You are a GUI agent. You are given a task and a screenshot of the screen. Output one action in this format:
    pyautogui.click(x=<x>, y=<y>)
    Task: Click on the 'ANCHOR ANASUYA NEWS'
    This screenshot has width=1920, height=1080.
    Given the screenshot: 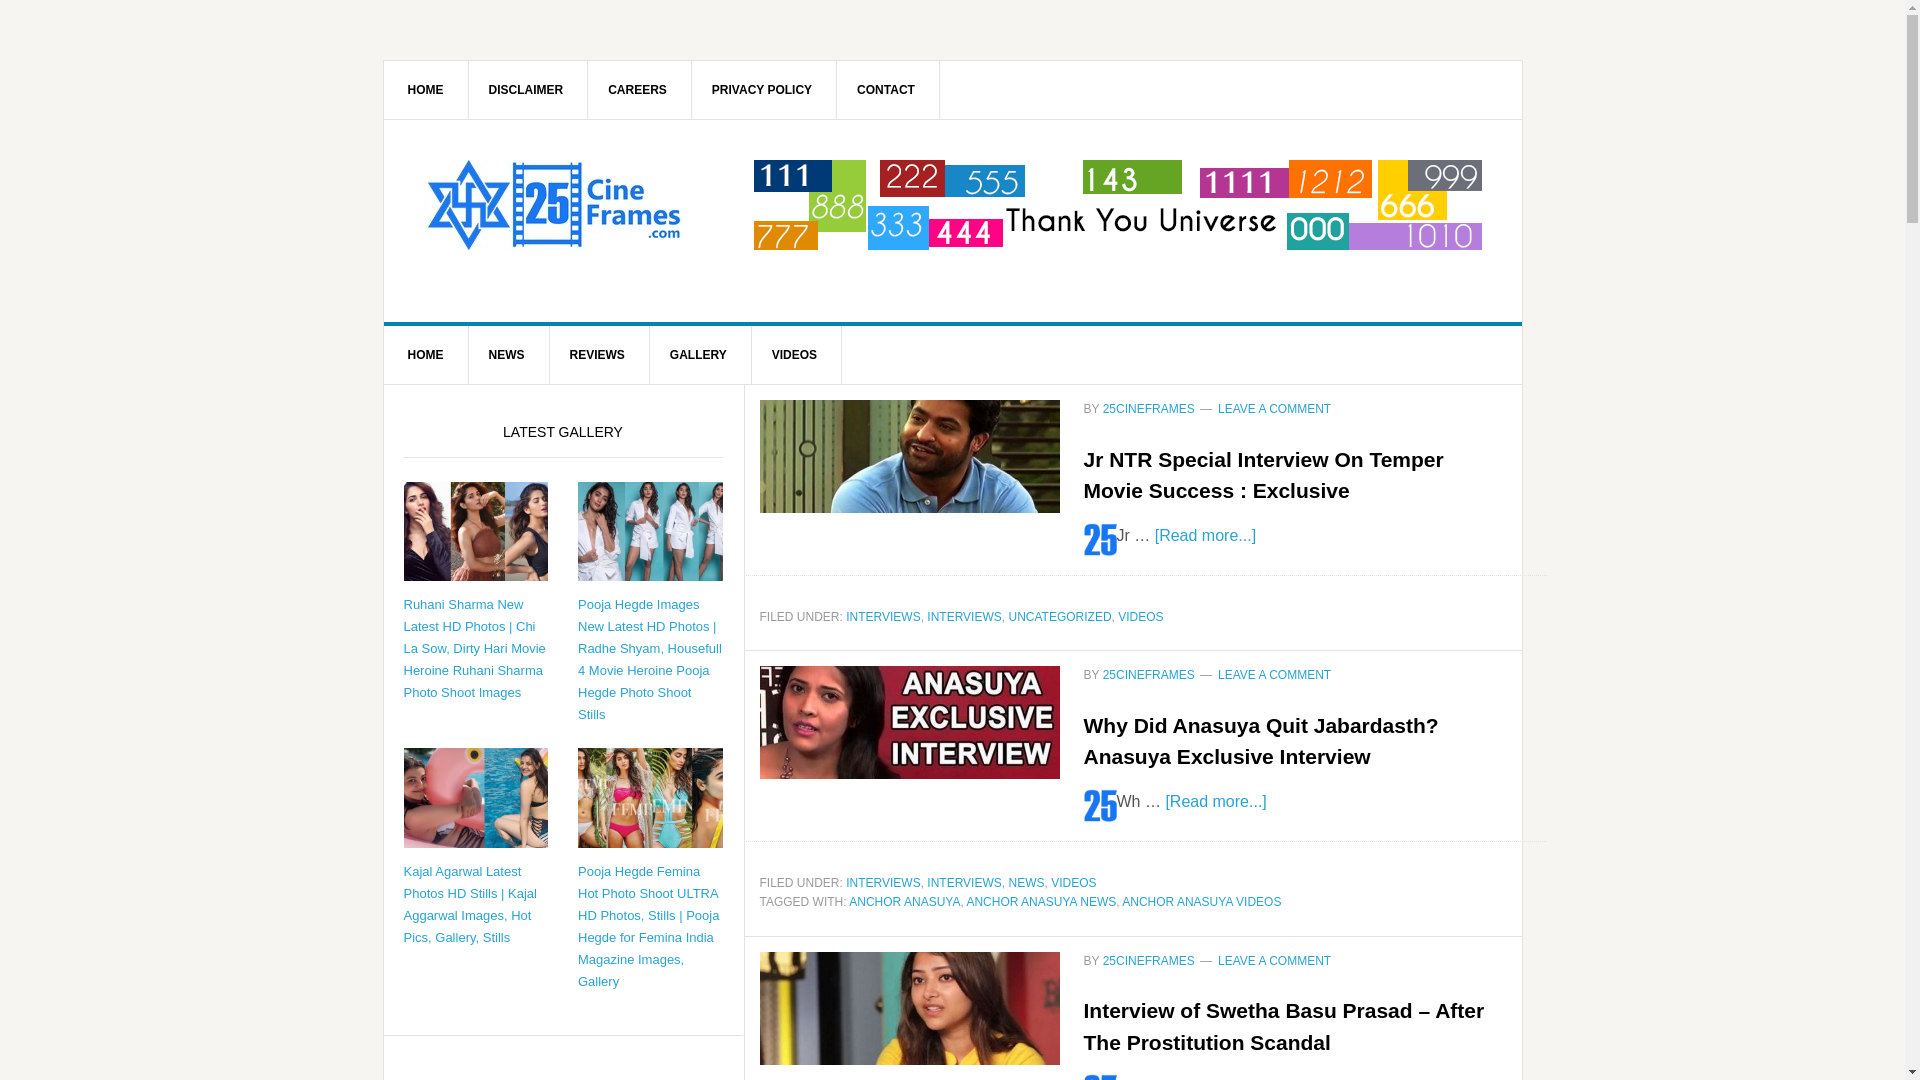 What is the action you would take?
    pyautogui.click(x=1040, y=902)
    